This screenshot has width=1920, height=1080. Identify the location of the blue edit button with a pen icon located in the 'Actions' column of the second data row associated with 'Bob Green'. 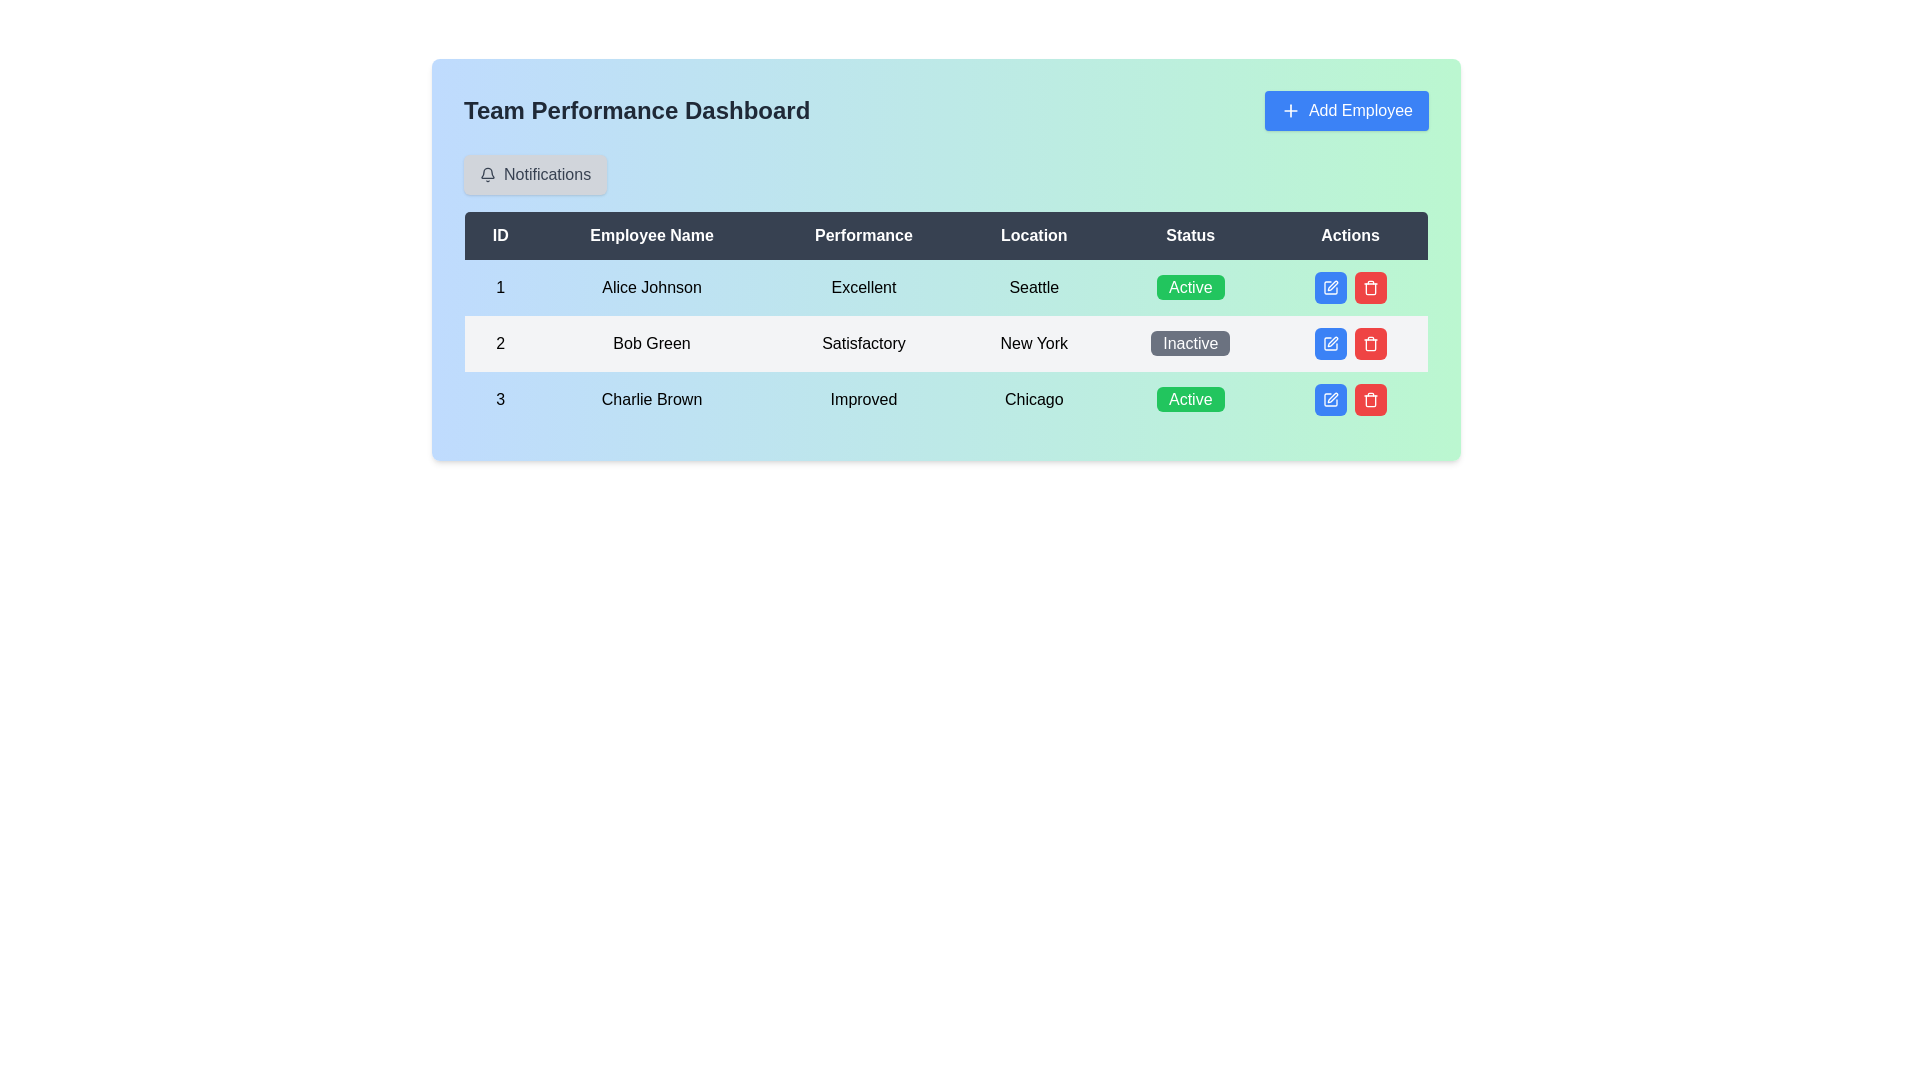
(1330, 288).